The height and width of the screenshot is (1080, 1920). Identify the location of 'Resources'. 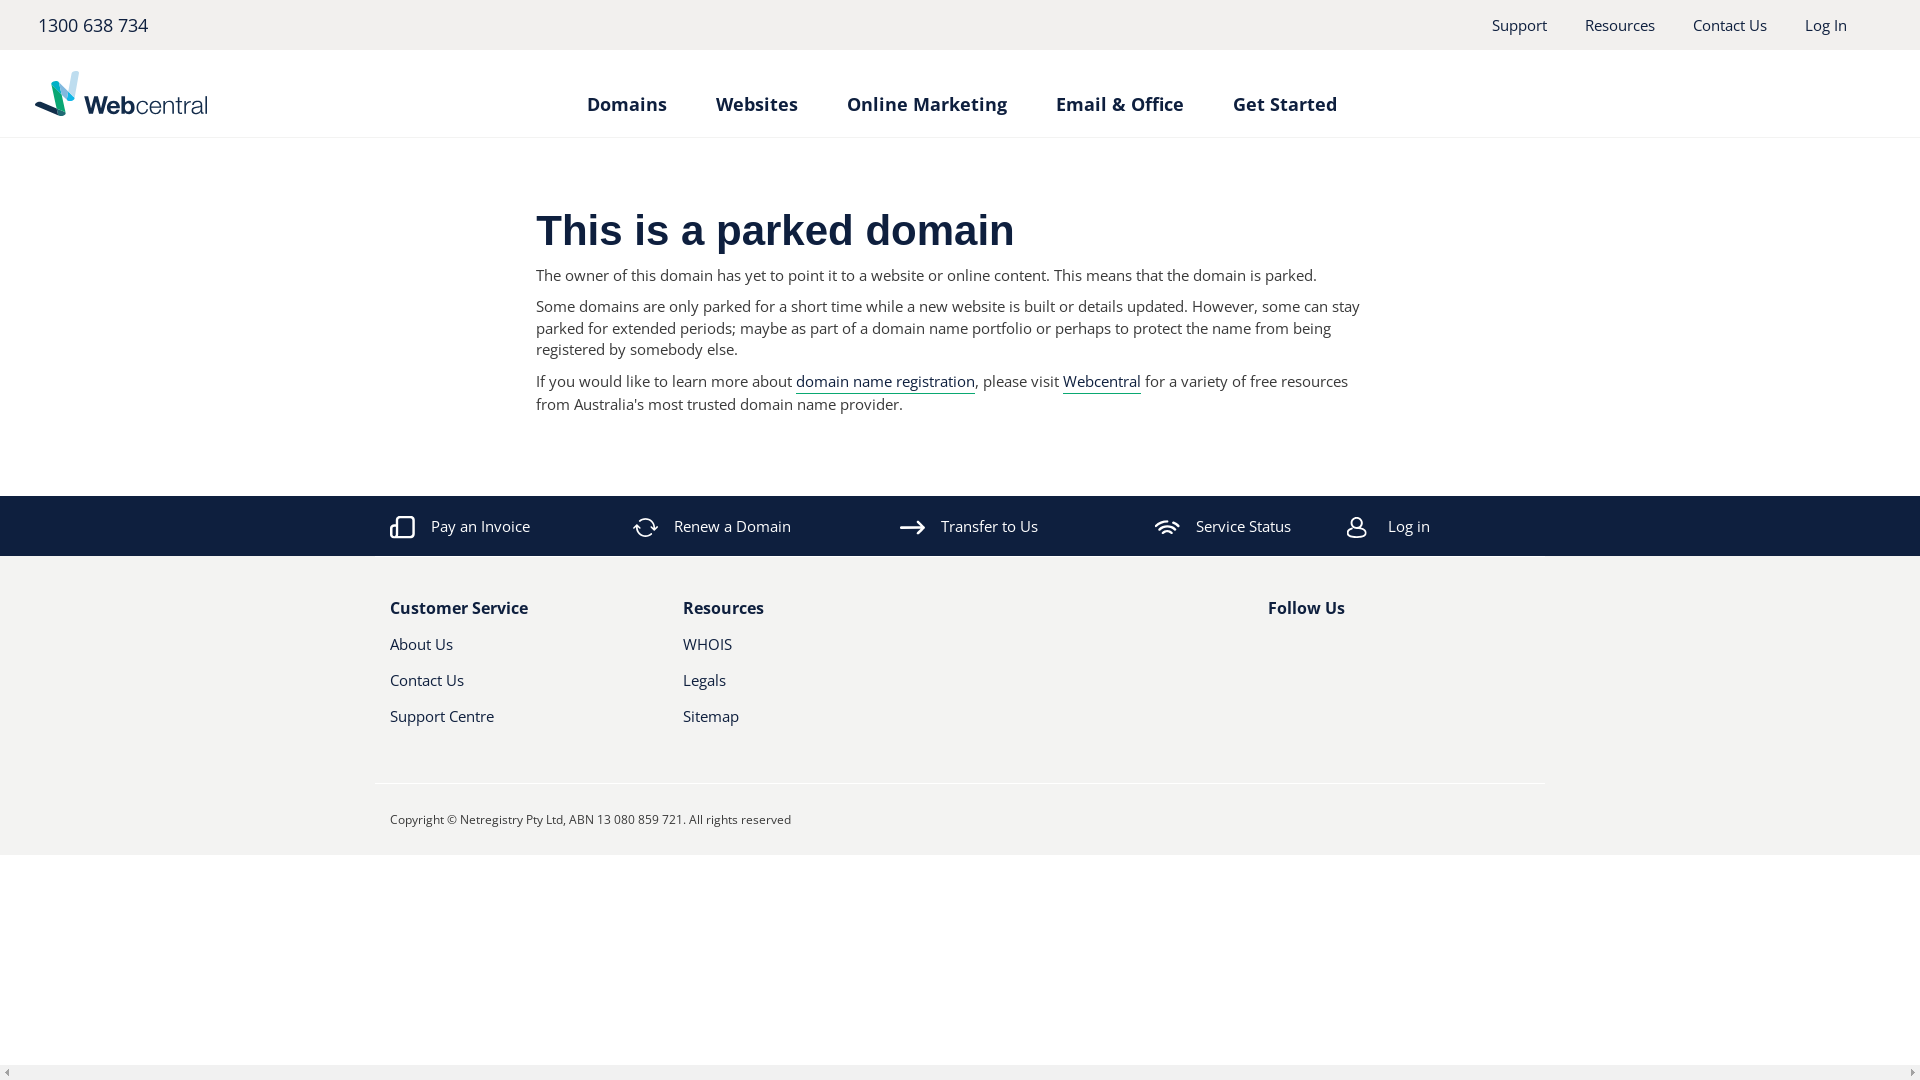
(1620, 24).